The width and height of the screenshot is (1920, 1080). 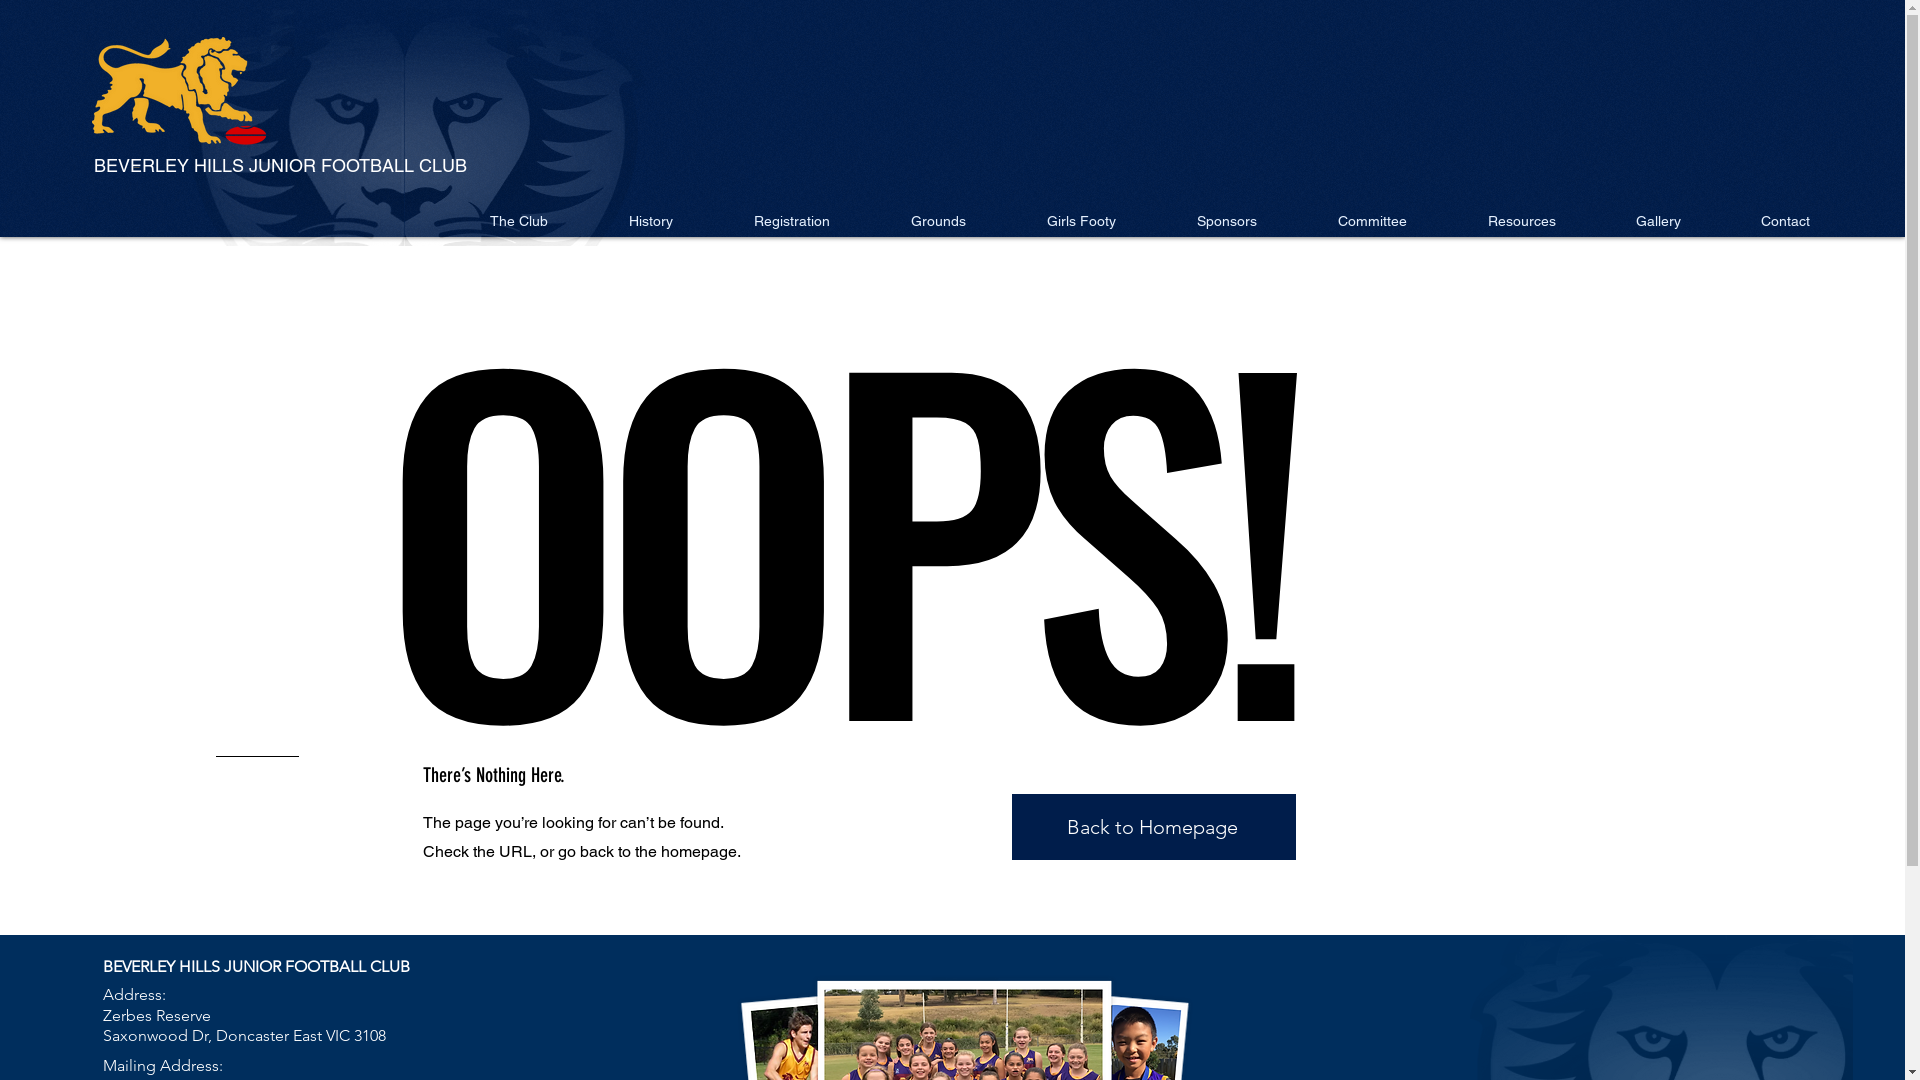 I want to click on 'Sponsors', so click(x=1225, y=220).